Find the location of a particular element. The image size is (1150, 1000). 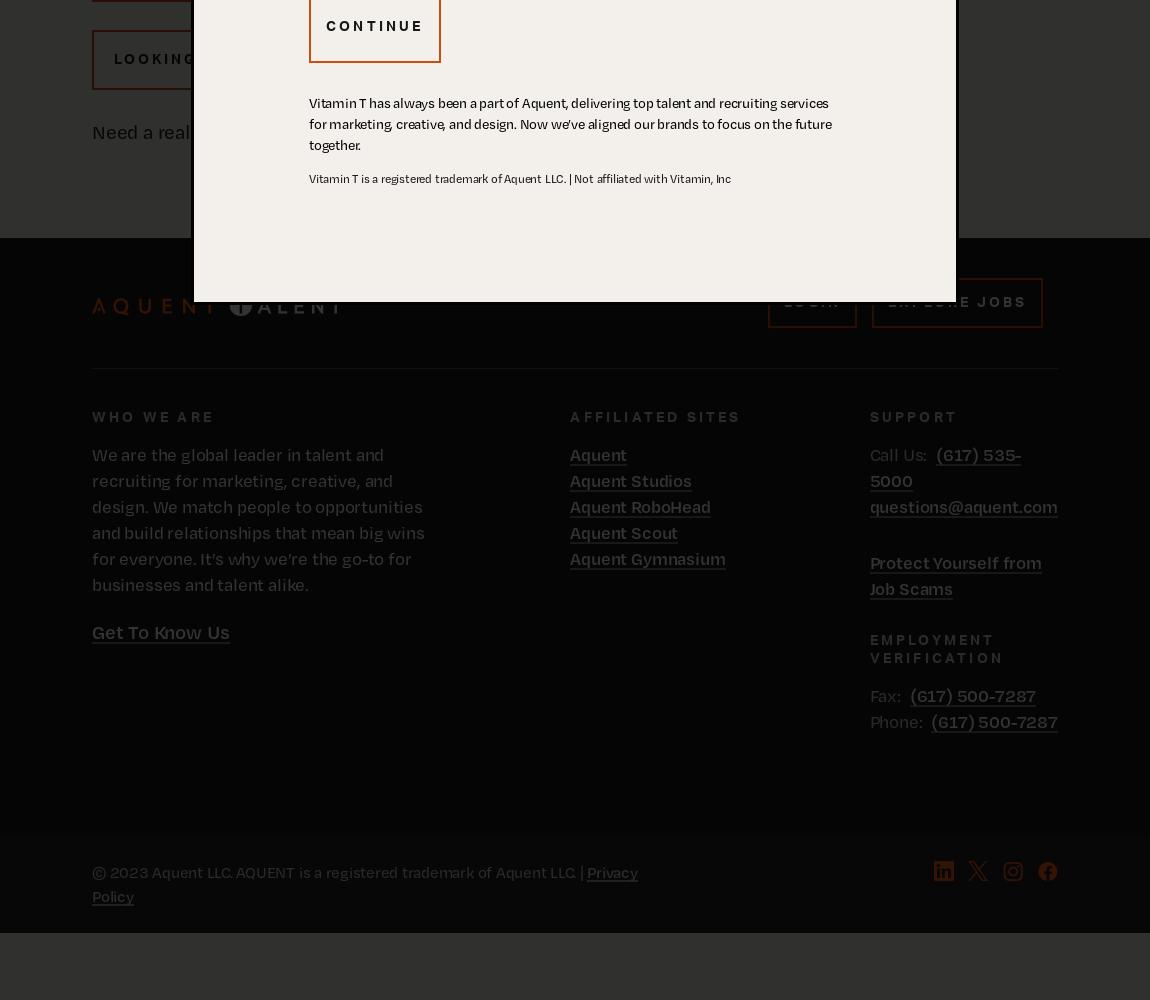

'Employment Verification' is located at coordinates (869, 650).